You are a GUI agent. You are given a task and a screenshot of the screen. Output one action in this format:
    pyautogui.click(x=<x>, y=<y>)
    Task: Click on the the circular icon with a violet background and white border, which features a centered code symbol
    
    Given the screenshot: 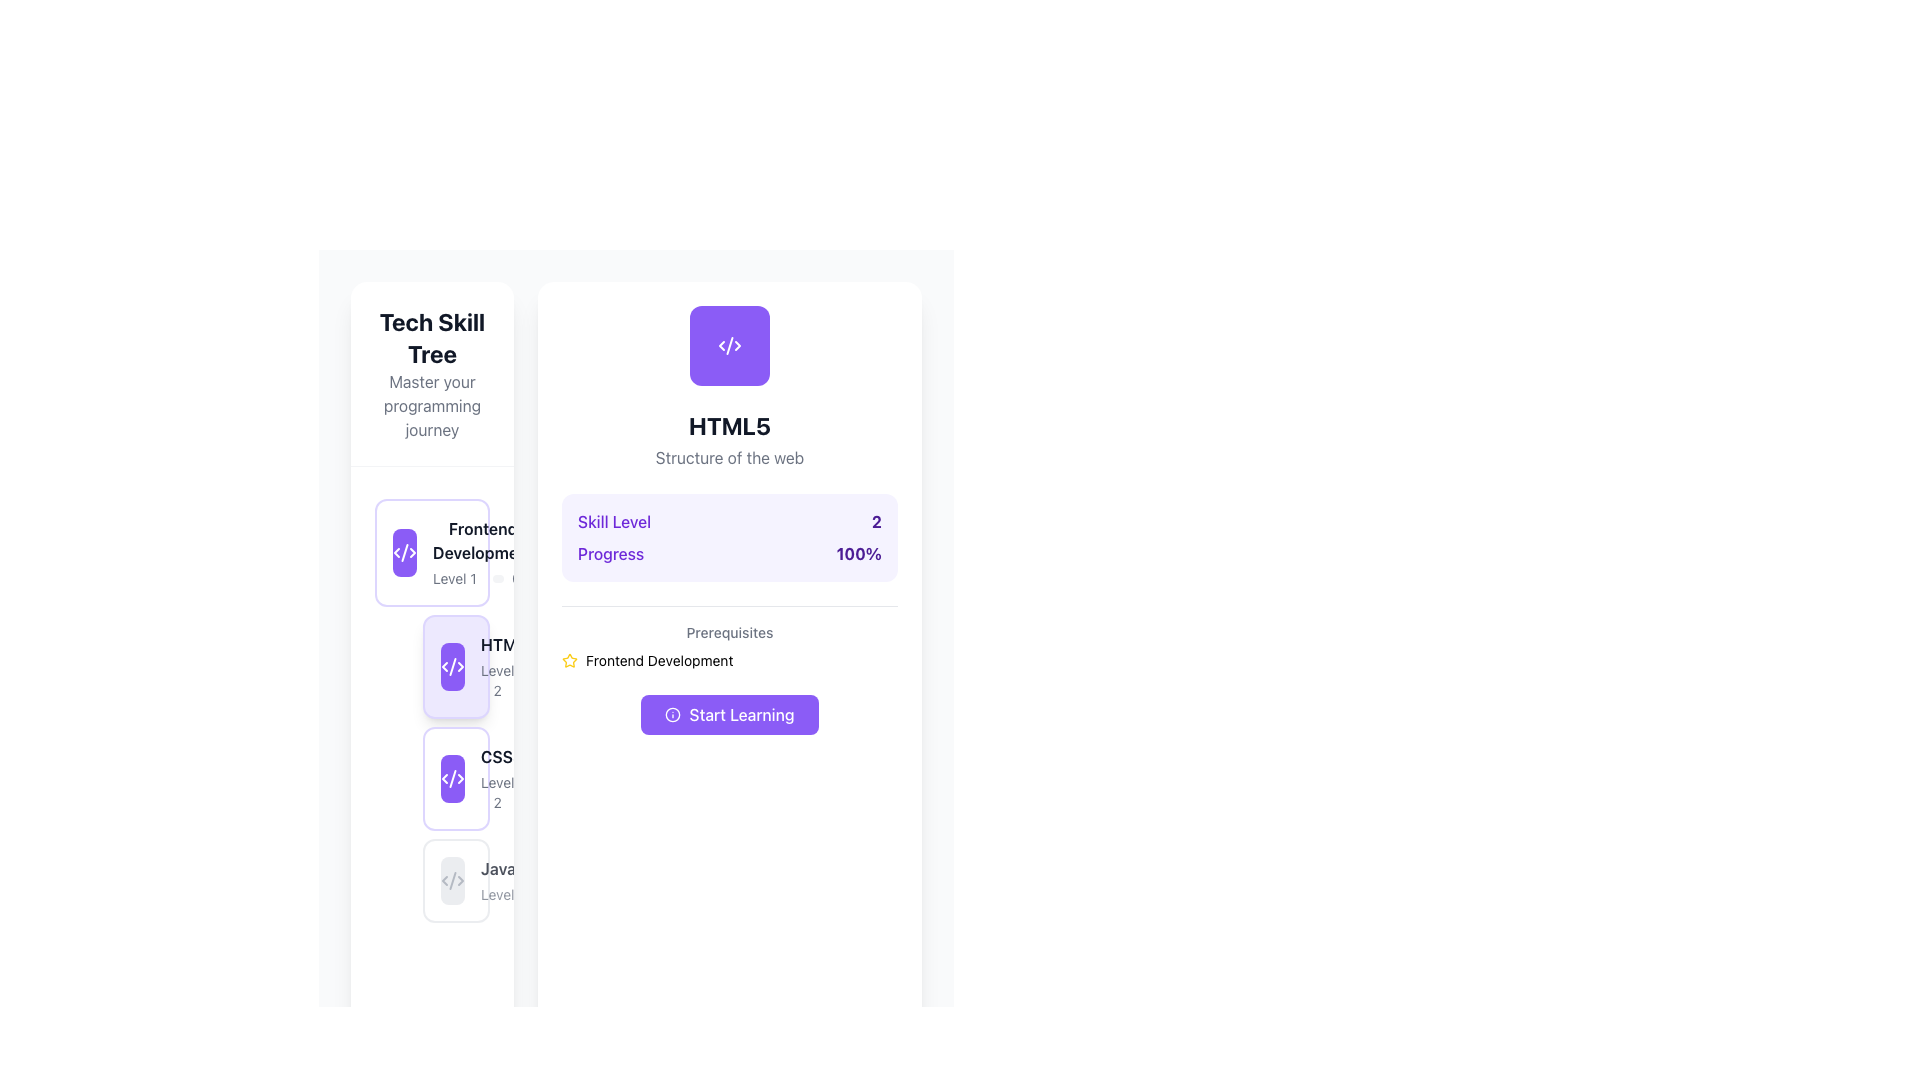 What is the action you would take?
    pyautogui.click(x=451, y=778)
    